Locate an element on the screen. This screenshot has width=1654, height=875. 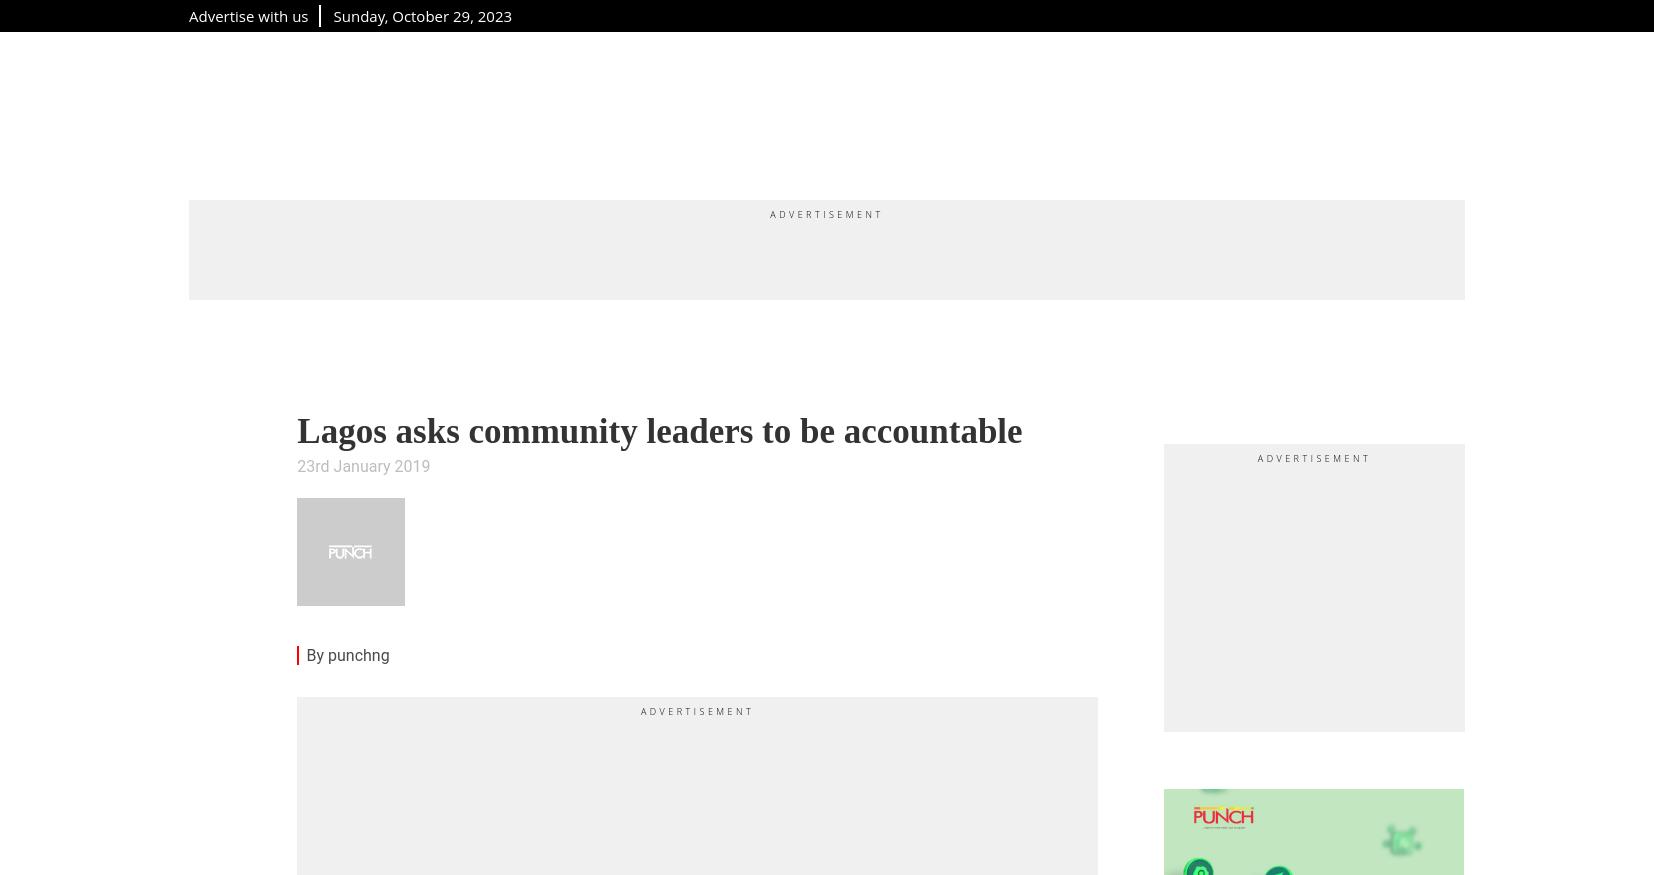
'Metro Plus' is located at coordinates (394, 112).